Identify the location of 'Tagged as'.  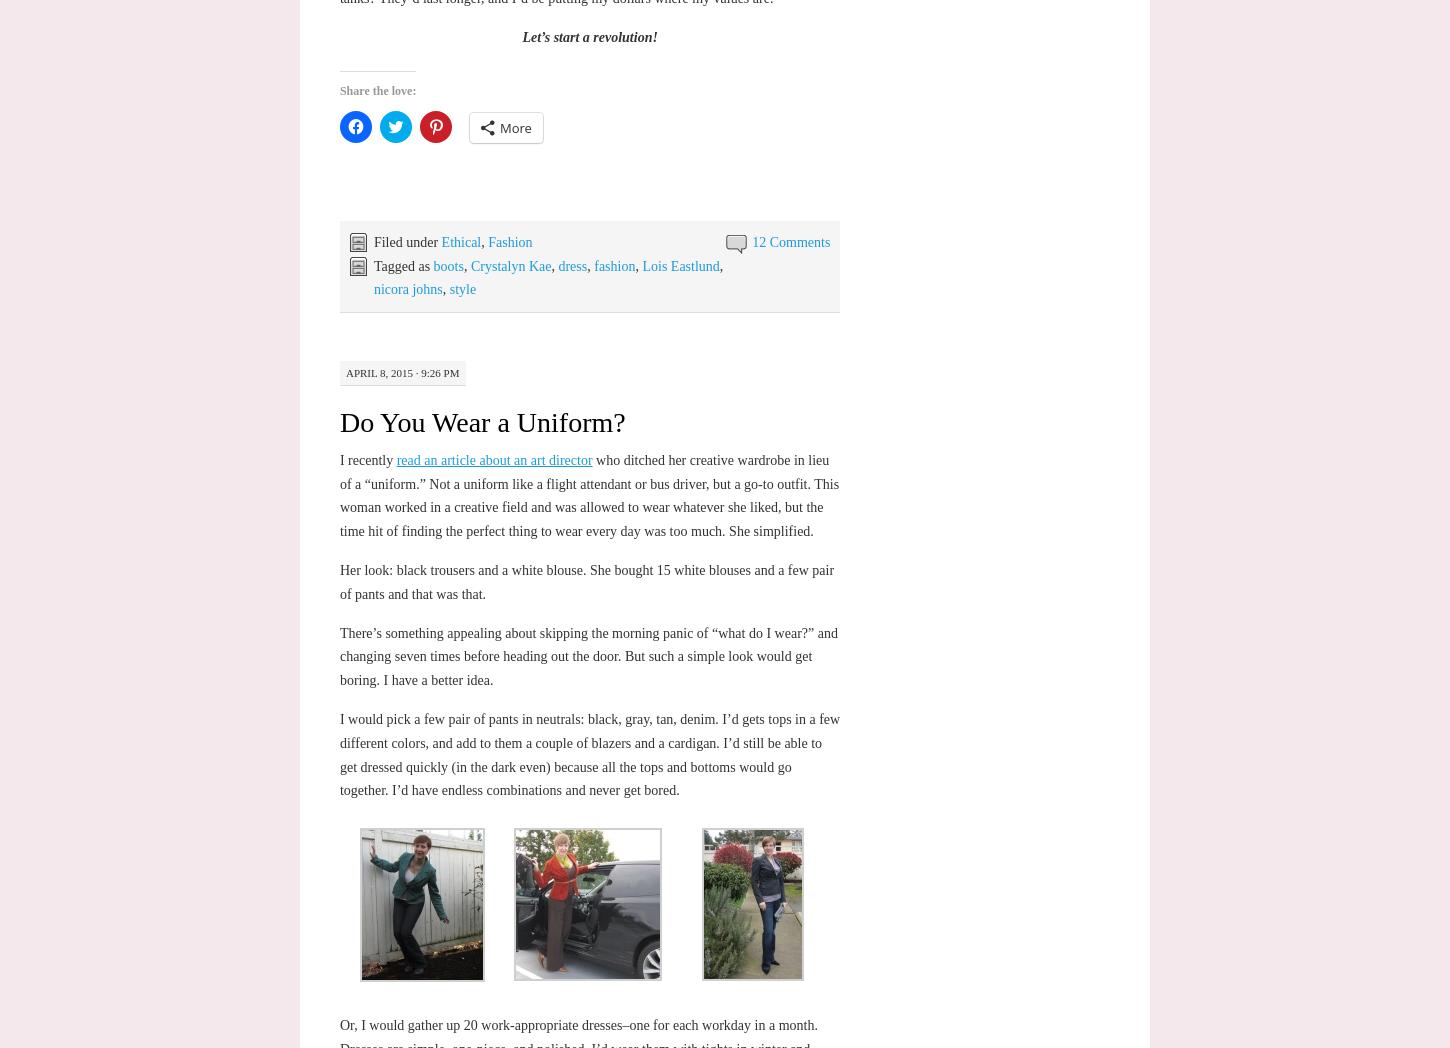
(401, 264).